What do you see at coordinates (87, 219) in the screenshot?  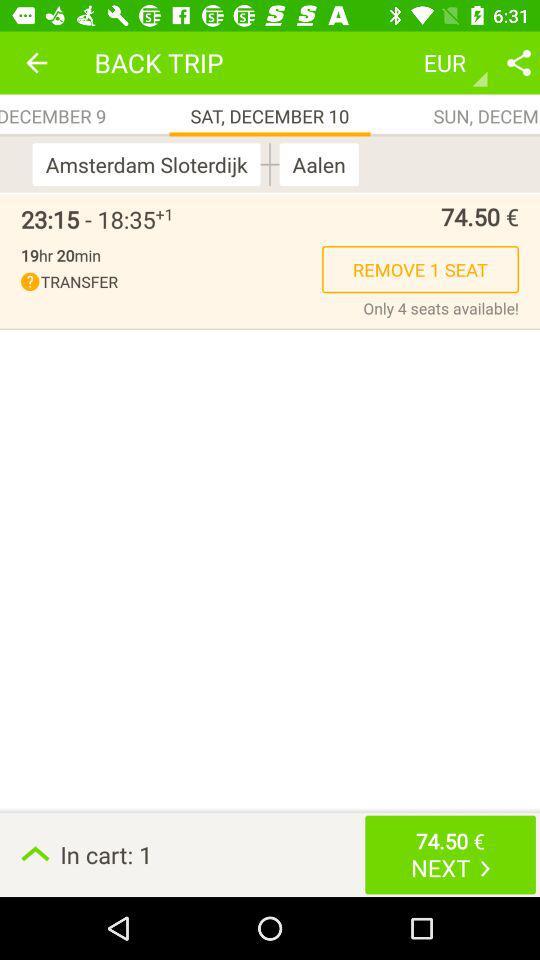 I see `the 23 15 18 item` at bounding box center [87, 219].